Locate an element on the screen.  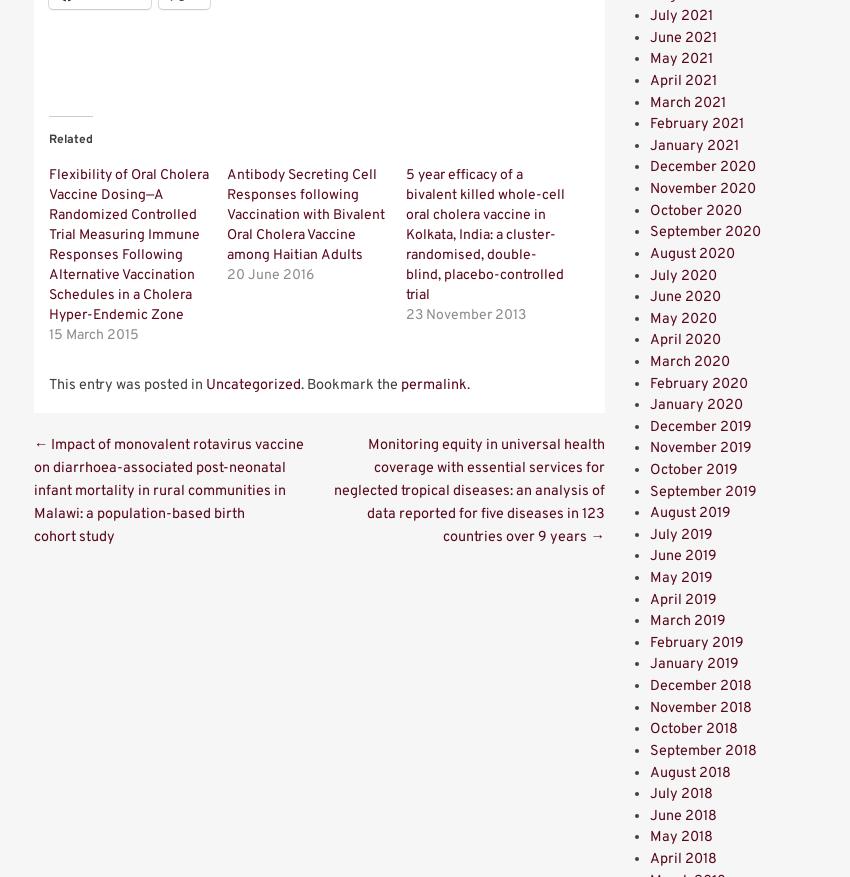
'September 2019' is located at coordinates (702, 490).